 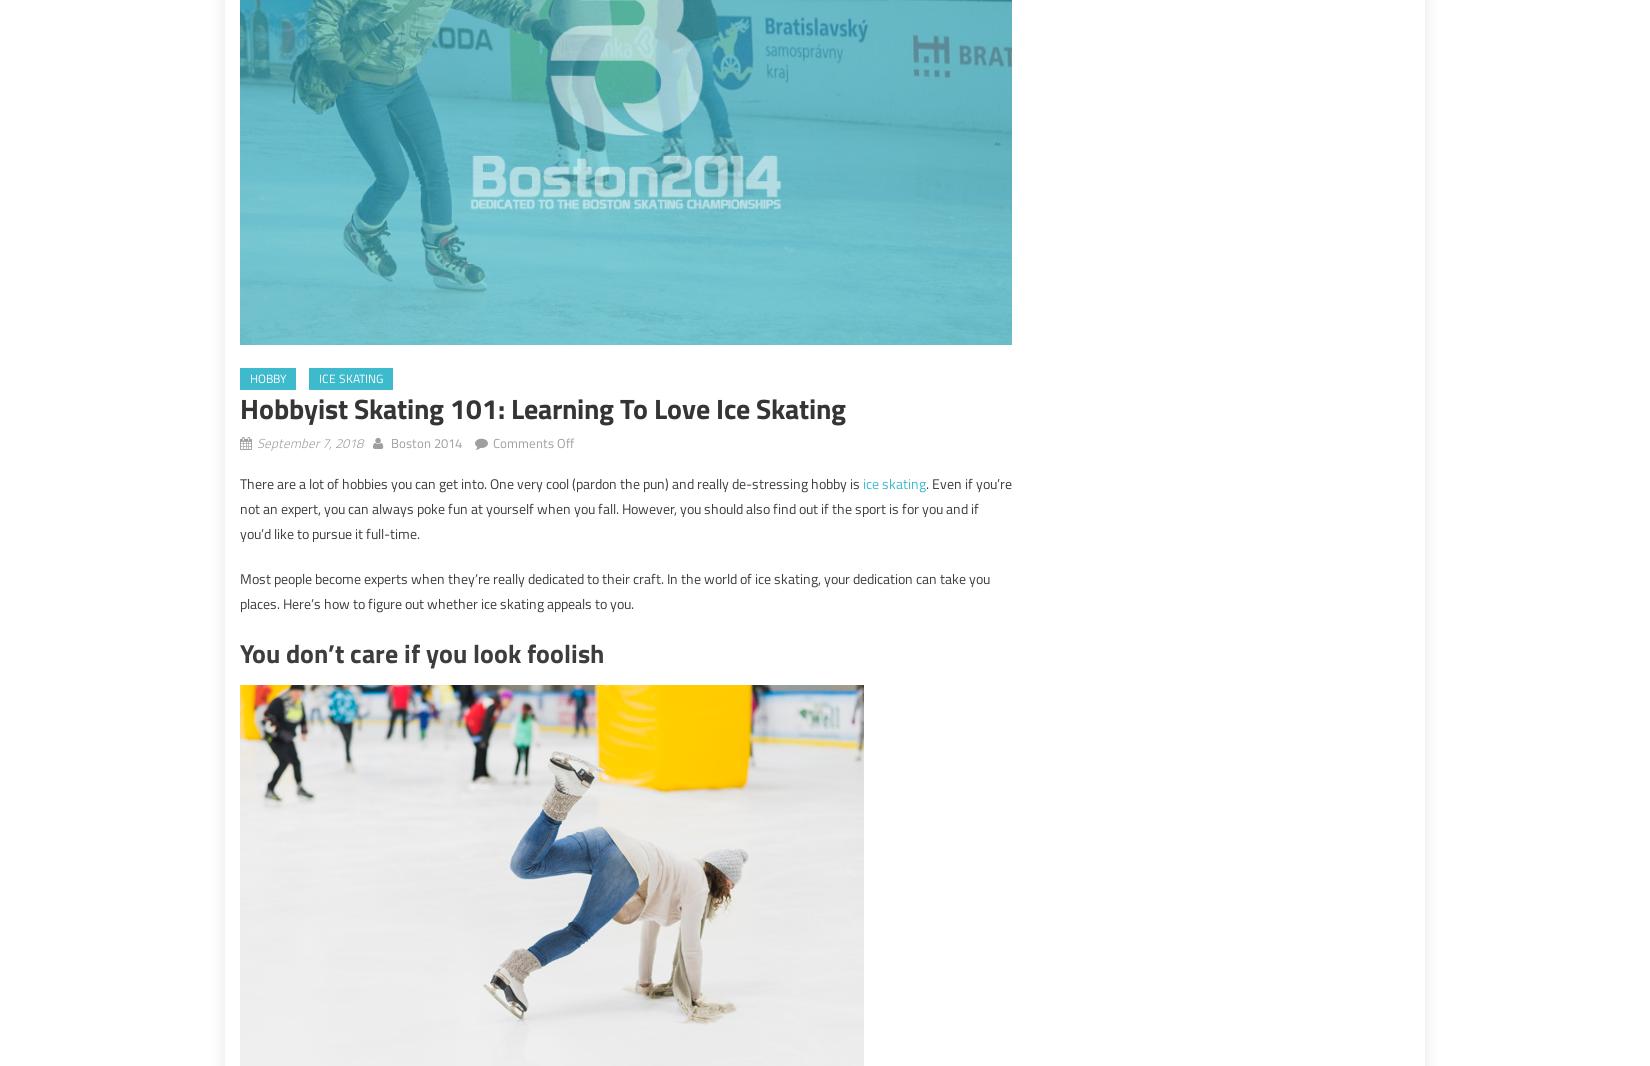 I want to click on '. Even if you’re not an expert, you can always poke fun at yourself when you fall. However, you should also find out if the sport is for you and if you’d like to pursue it full-time.', so click(x=625, y=507).